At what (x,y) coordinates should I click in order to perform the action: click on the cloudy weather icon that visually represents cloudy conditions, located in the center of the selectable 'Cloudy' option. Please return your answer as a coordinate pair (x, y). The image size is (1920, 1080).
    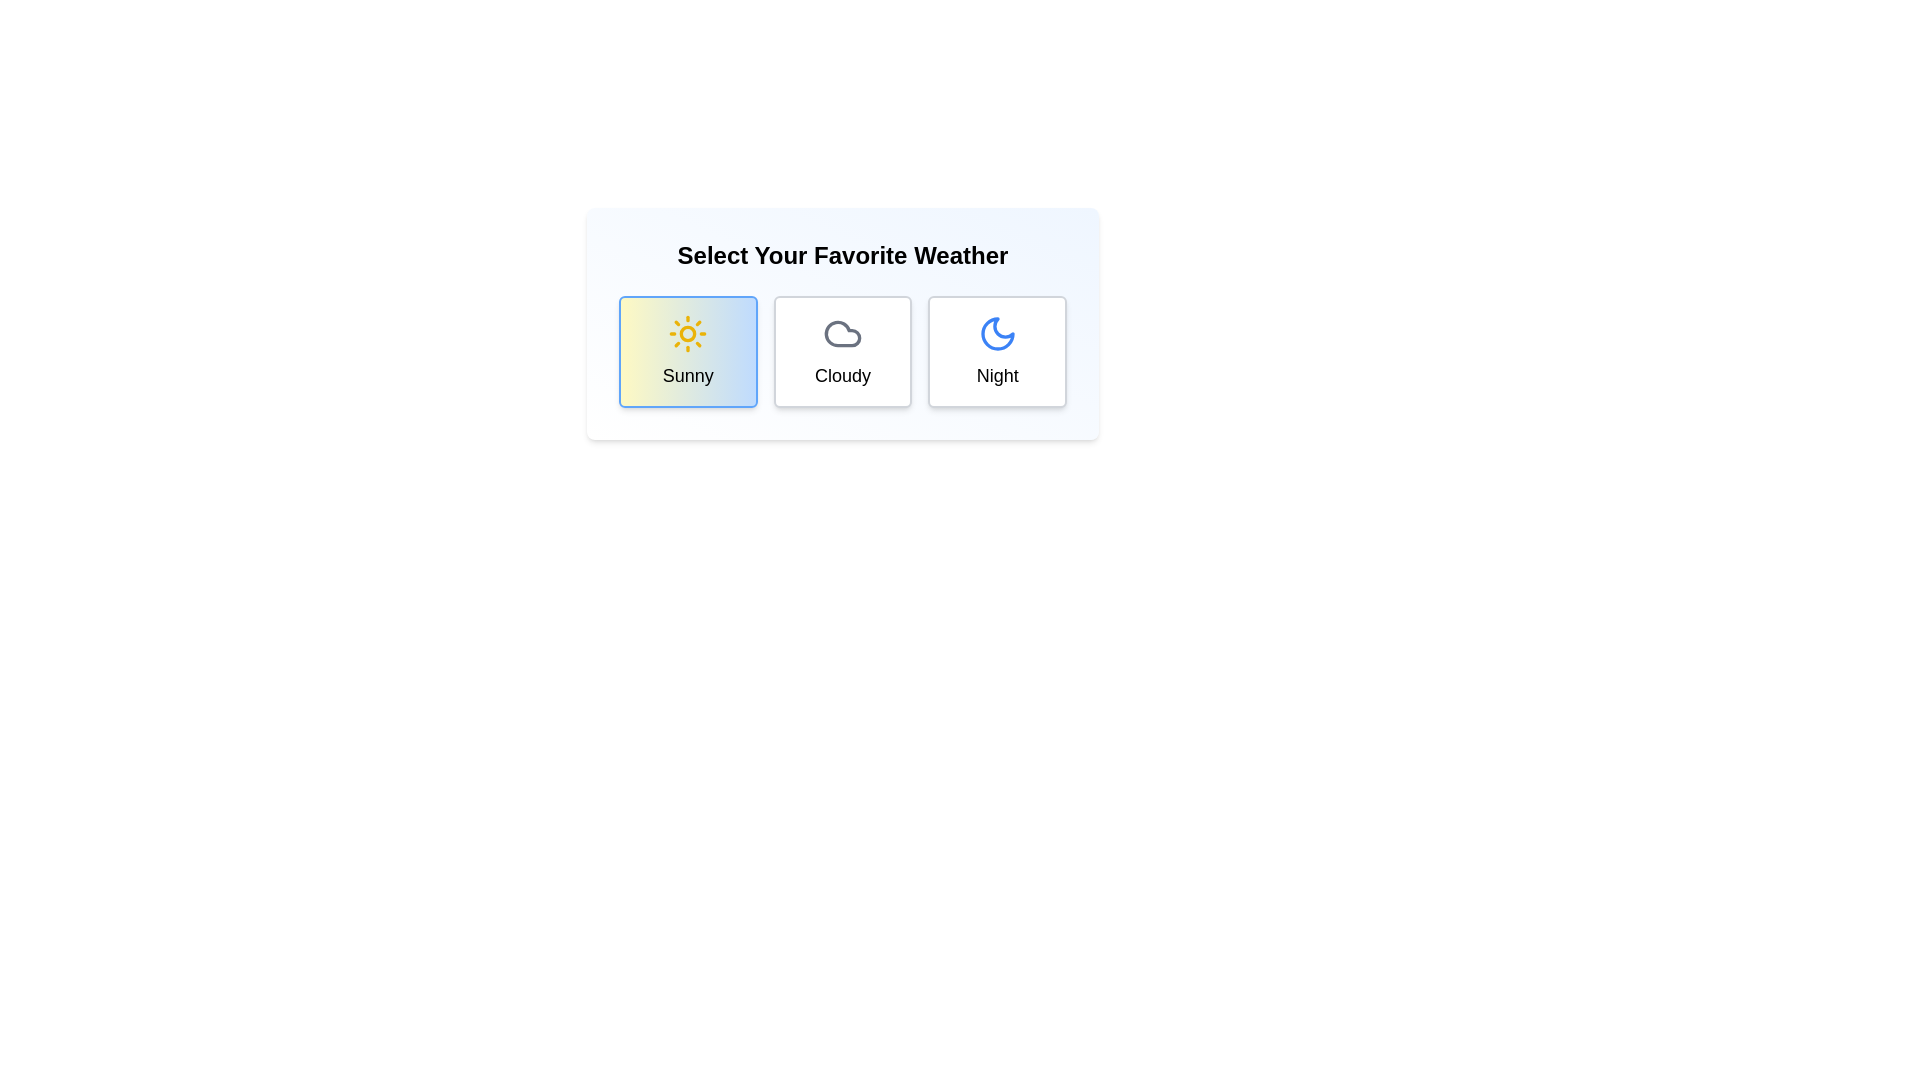
    Looking at the image, I should click on (843, 333).